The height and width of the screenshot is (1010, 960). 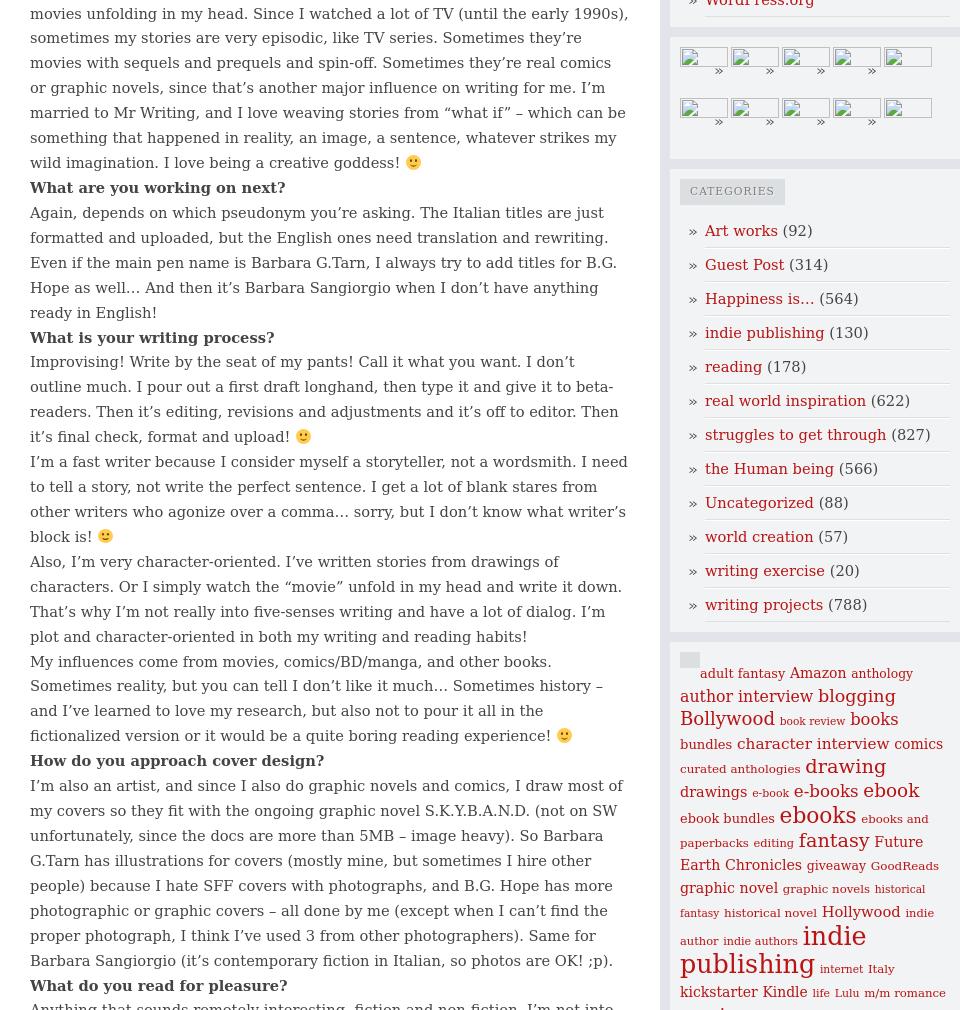 What do you see at coordinates (811, 993) in the screenshot?
I see `'life'` at bounding box center [811, 993].